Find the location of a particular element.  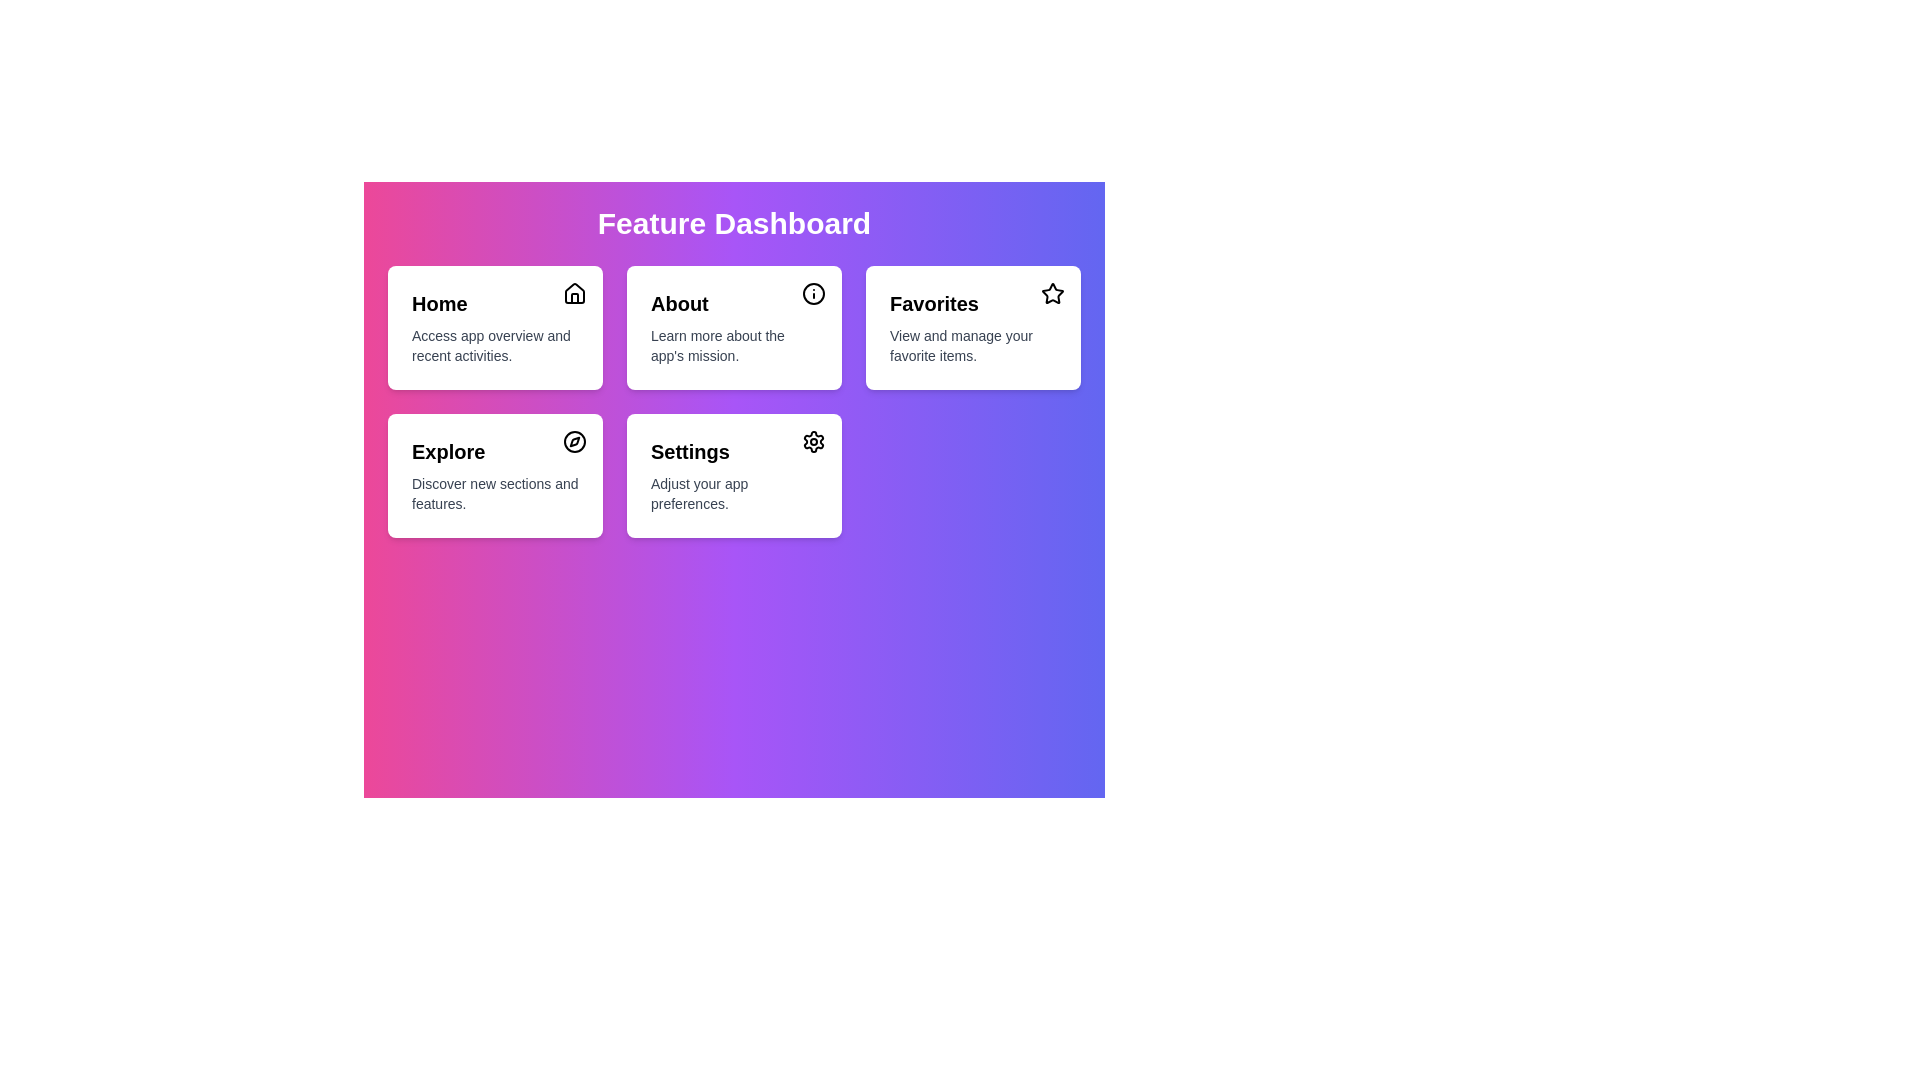

the menu item Home to see its hover effect is located at coordinates (495, 326).